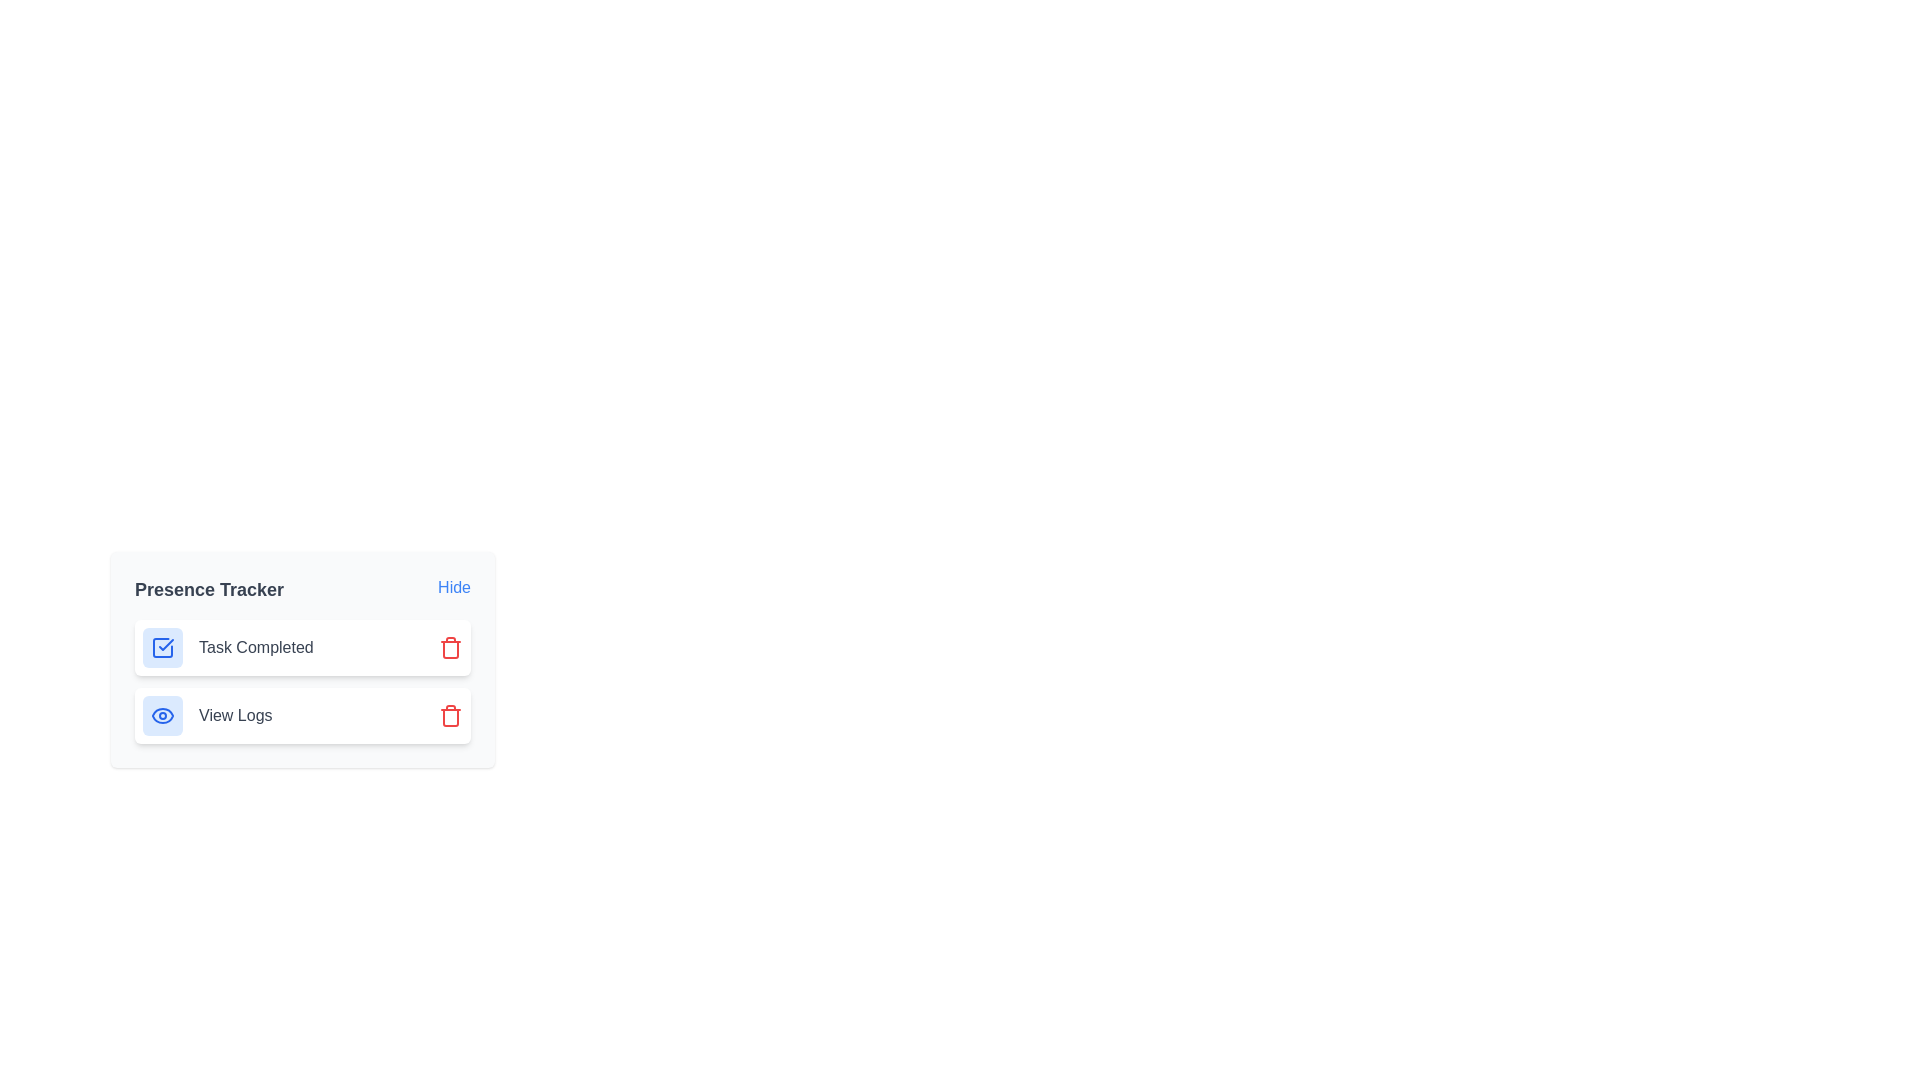 This screenshot has width=1920, height=1080. I want to click on the non-interactive icon representing the status of a task within the 'Task Completed' card, located to the left of the text 'Task Completed', so click(163, 648).